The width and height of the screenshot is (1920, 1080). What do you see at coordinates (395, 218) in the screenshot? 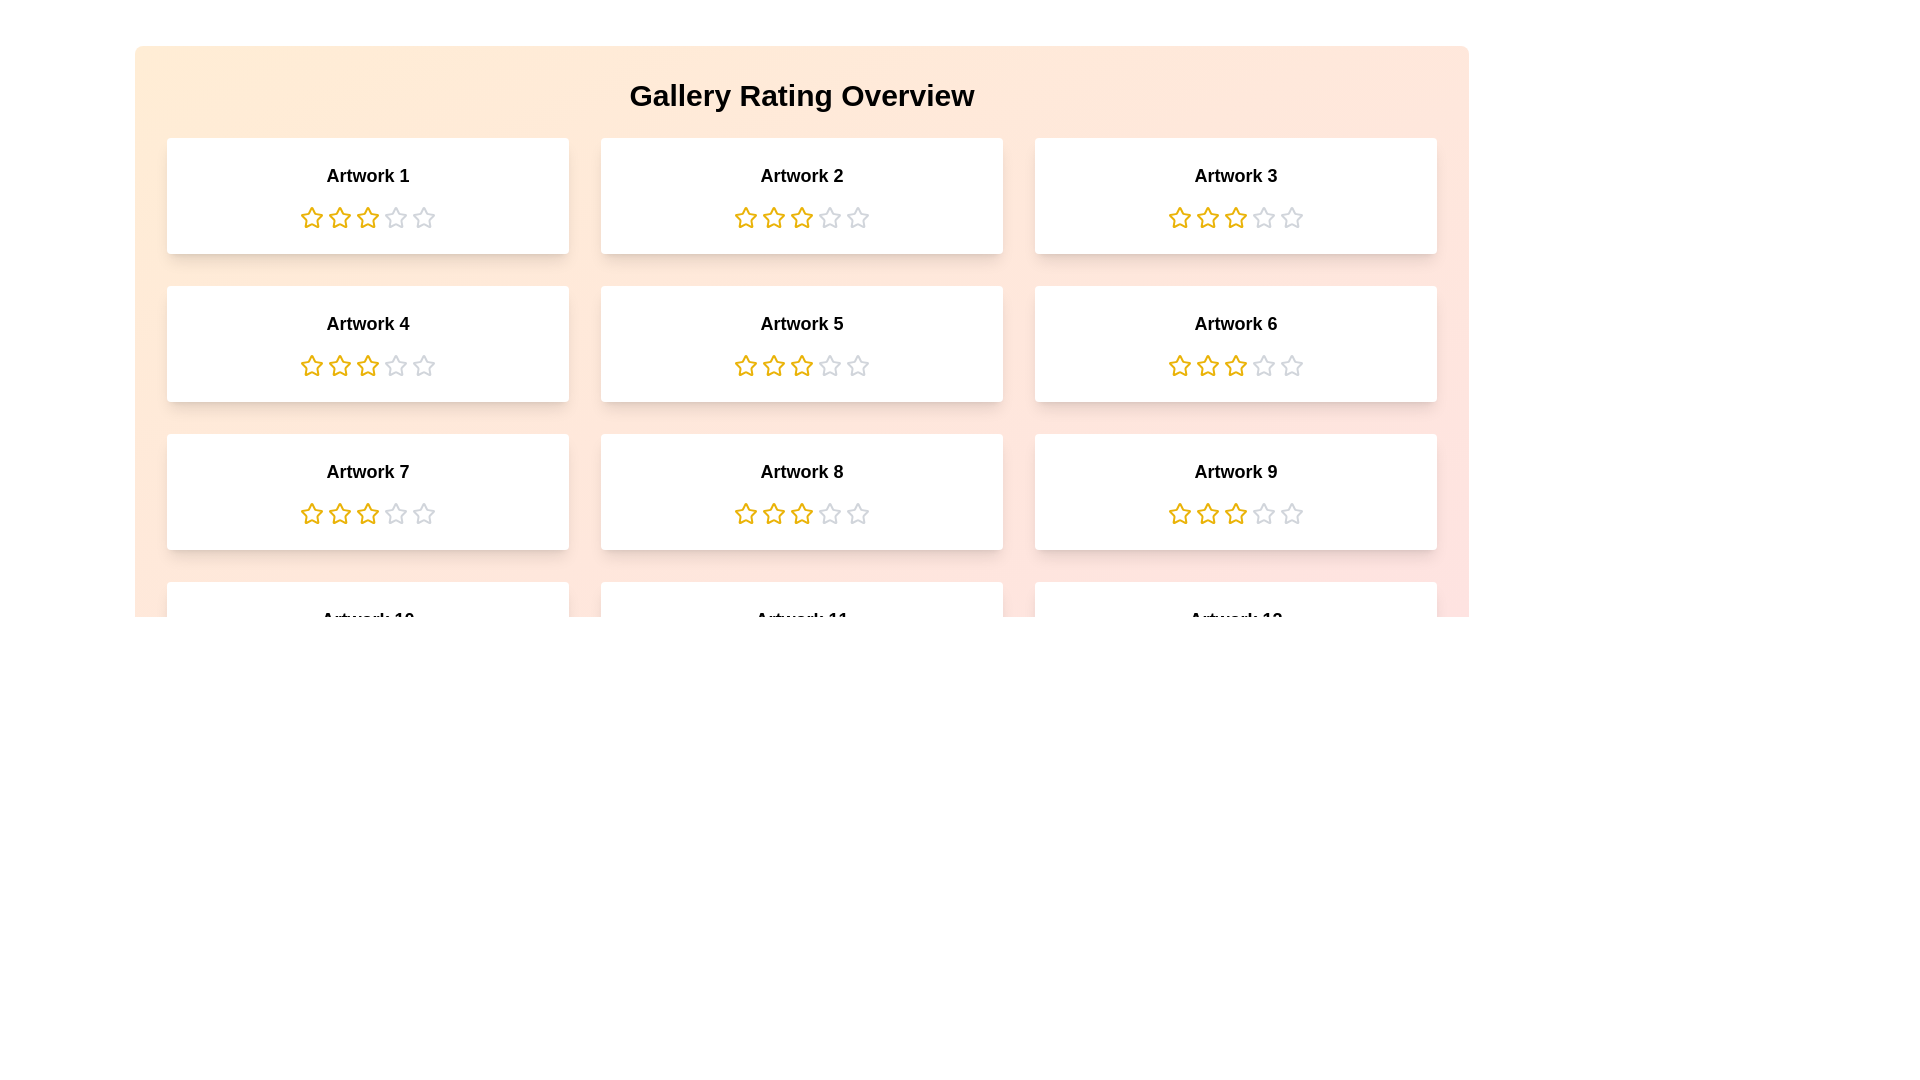
I see `the rating of an artwork to 4 stars by clicking the corresponding star` at bounding box center [395, 218].